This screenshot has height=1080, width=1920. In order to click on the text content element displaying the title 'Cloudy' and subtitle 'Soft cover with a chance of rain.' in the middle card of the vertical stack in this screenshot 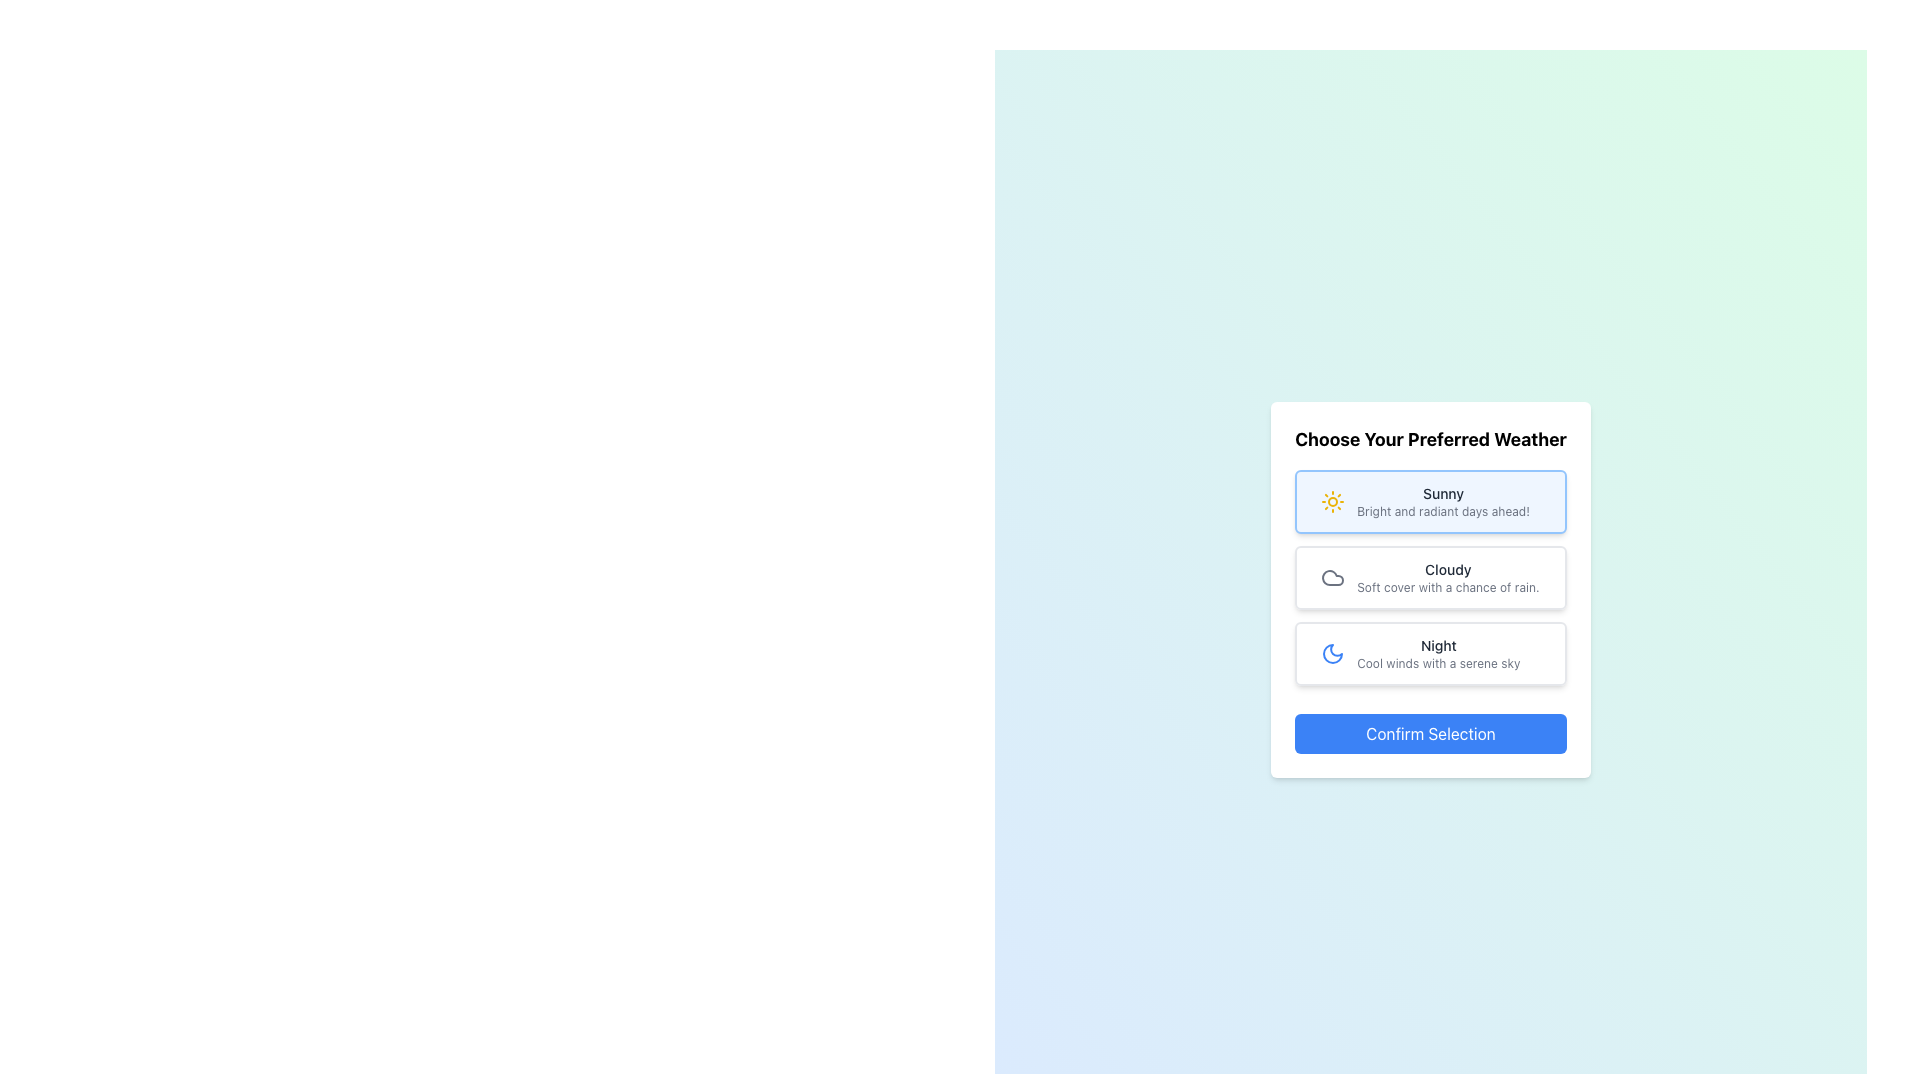, I will do `click(1448, 578)`.